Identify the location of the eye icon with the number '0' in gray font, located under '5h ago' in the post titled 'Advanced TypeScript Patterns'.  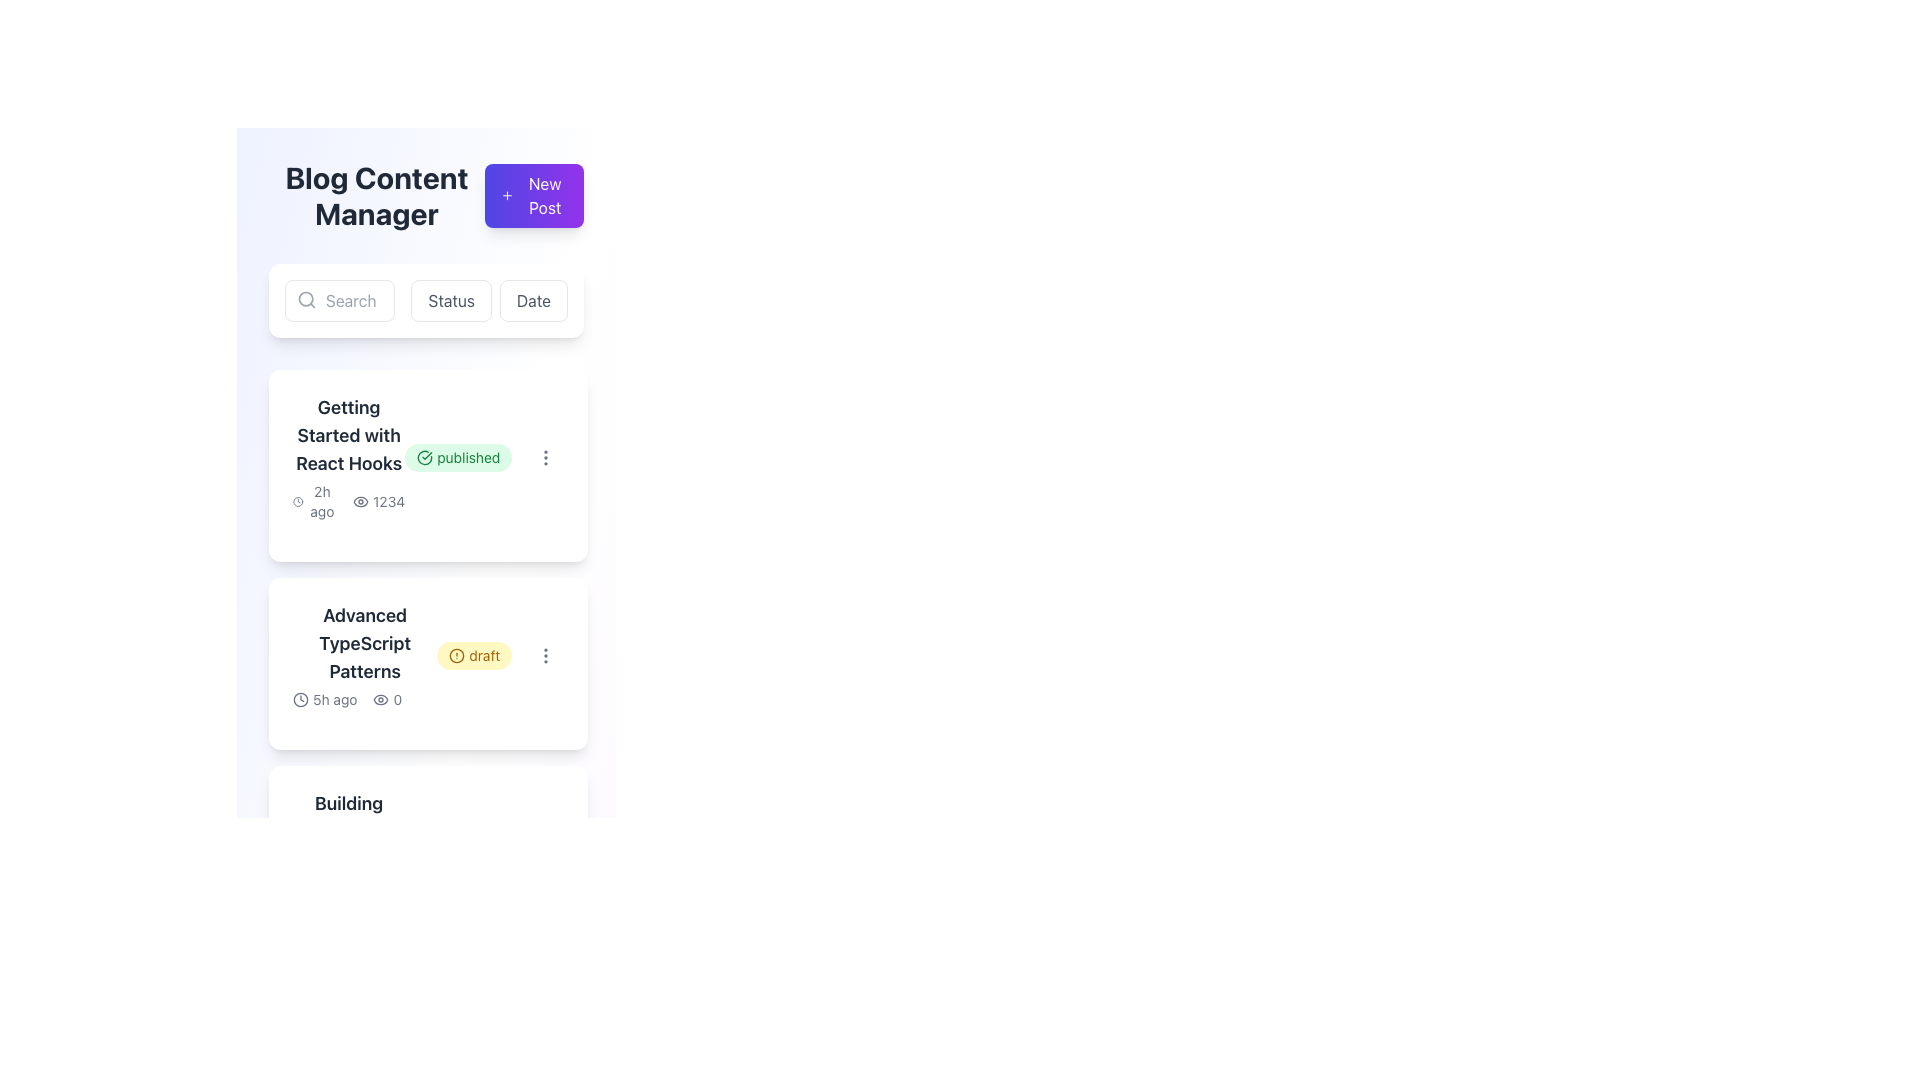
(387, 698).